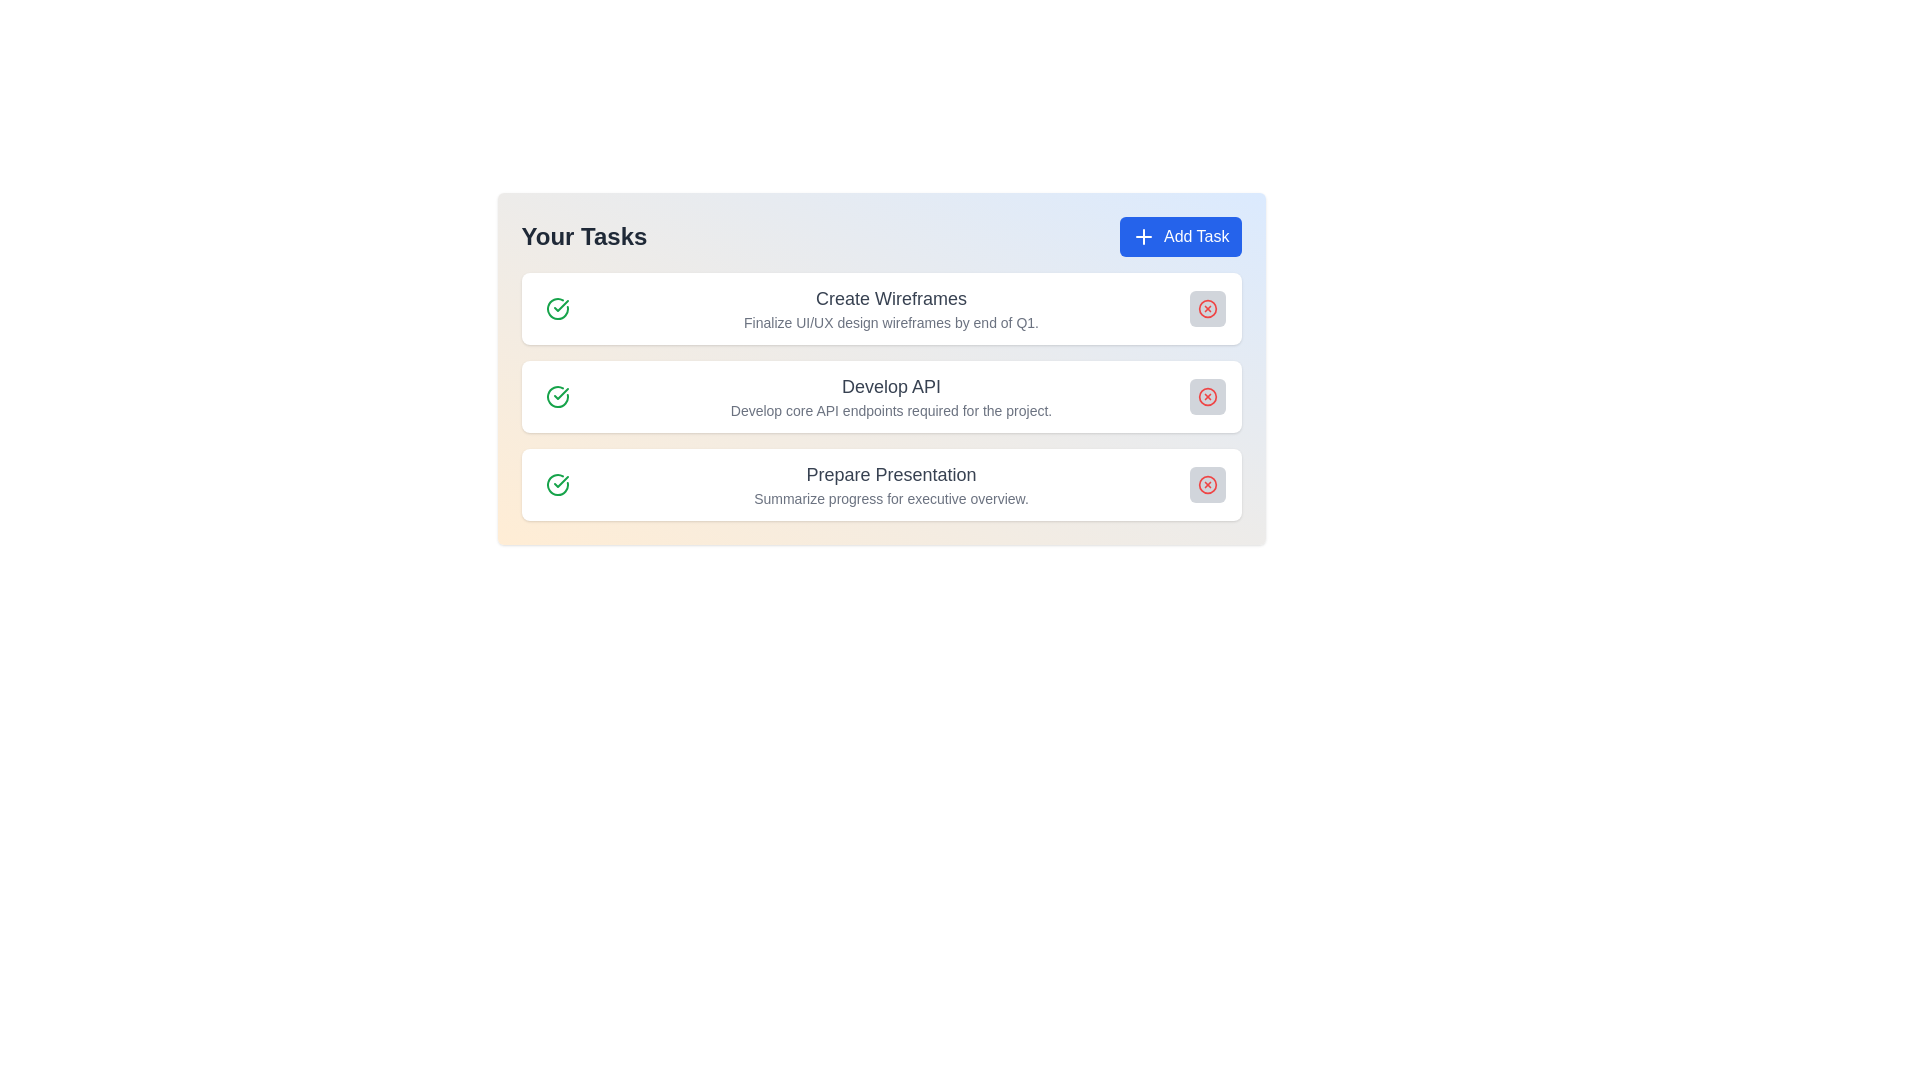  I want to click on the text label displaying 'Develop API', which is the central task title in the task list interface, so click(890, 386).